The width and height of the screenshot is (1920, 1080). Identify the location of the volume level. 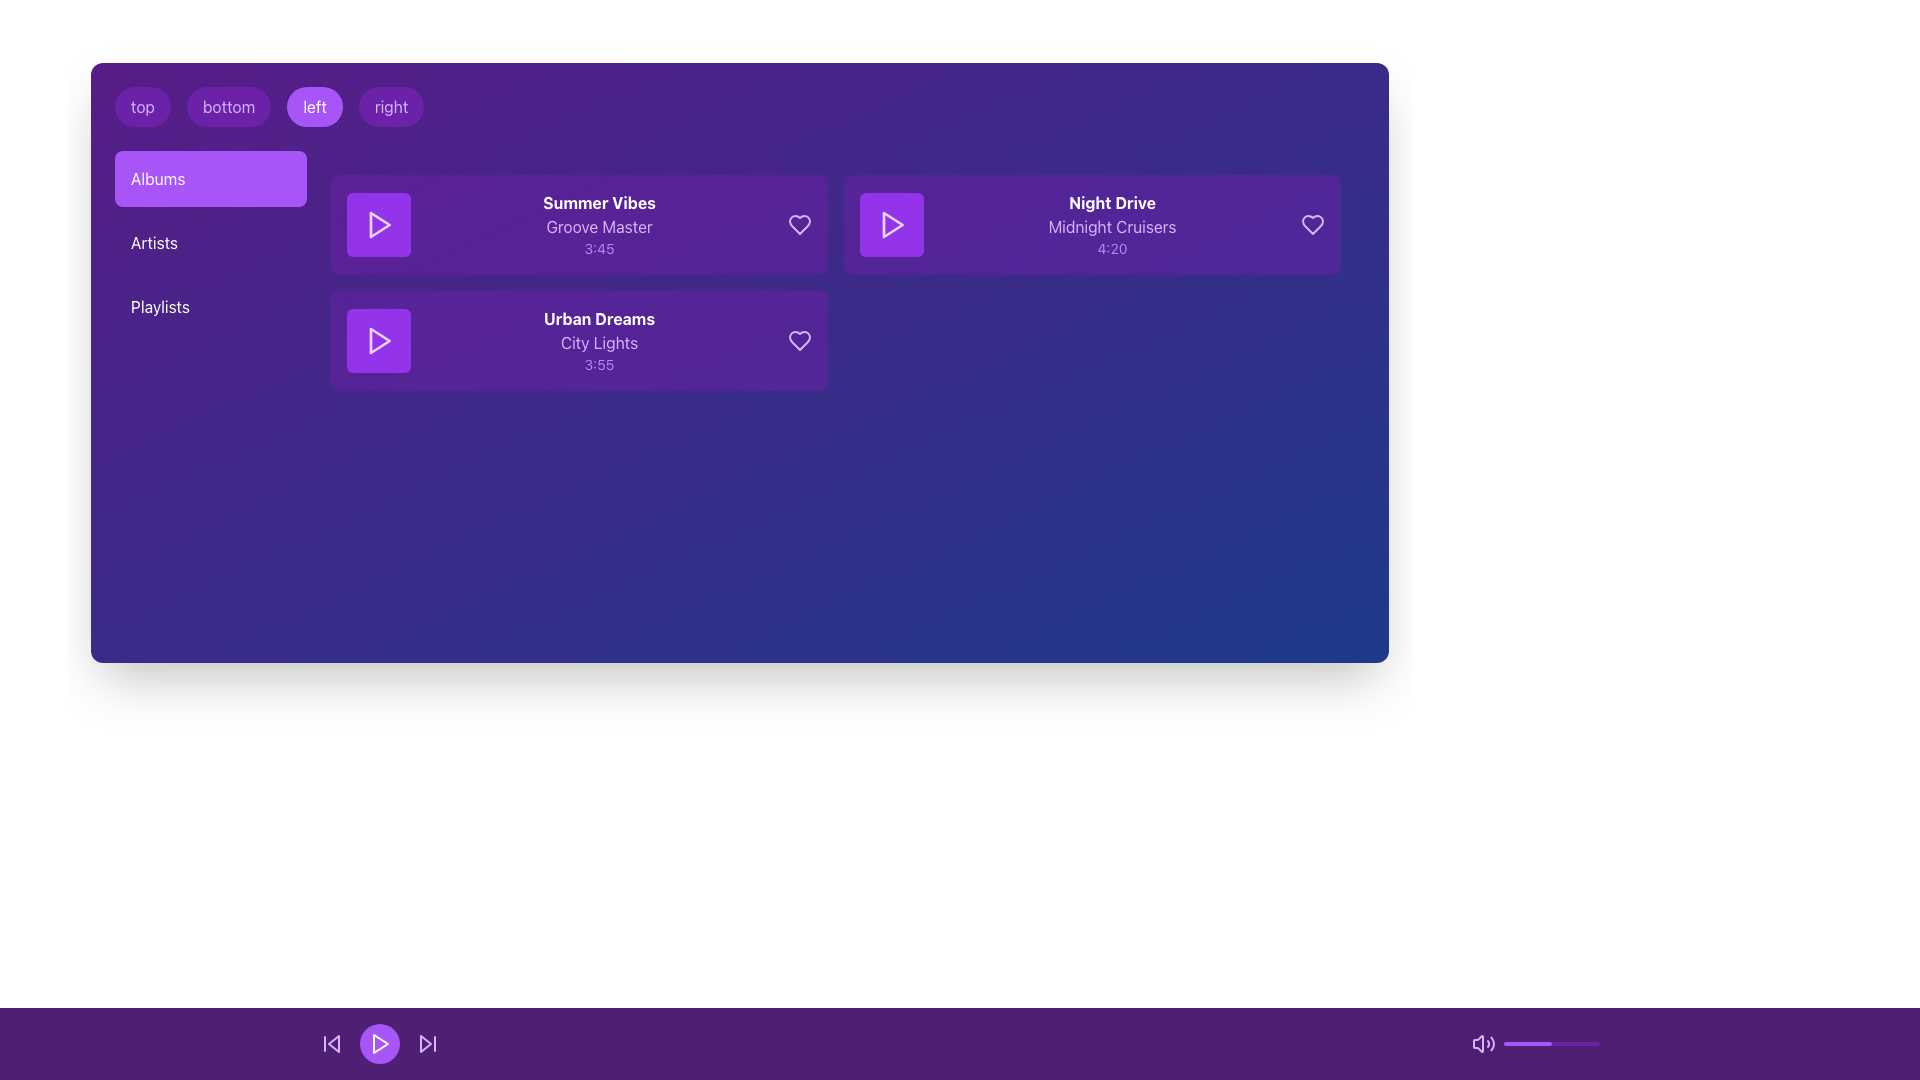
(1588, 1043).